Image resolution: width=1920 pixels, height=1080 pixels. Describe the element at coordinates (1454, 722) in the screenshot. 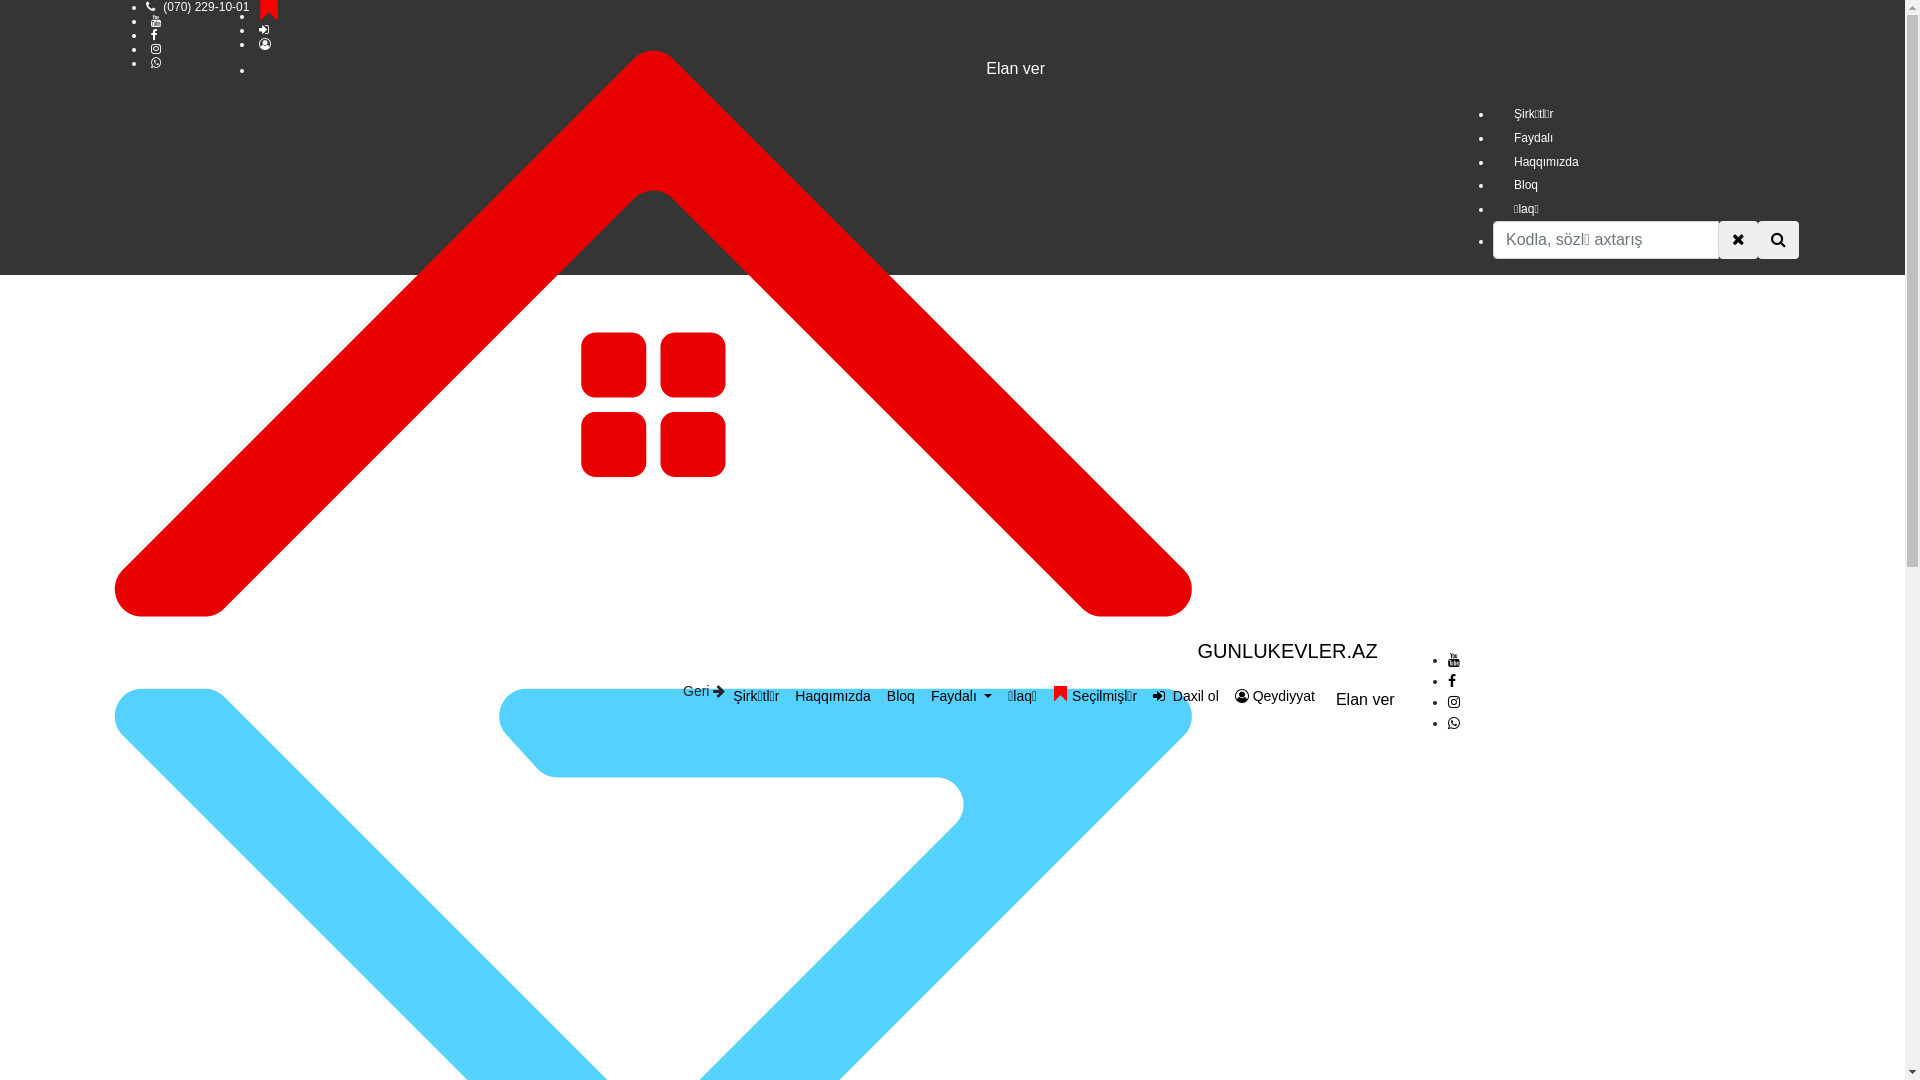

I see `'Whatsapp'` at that location.